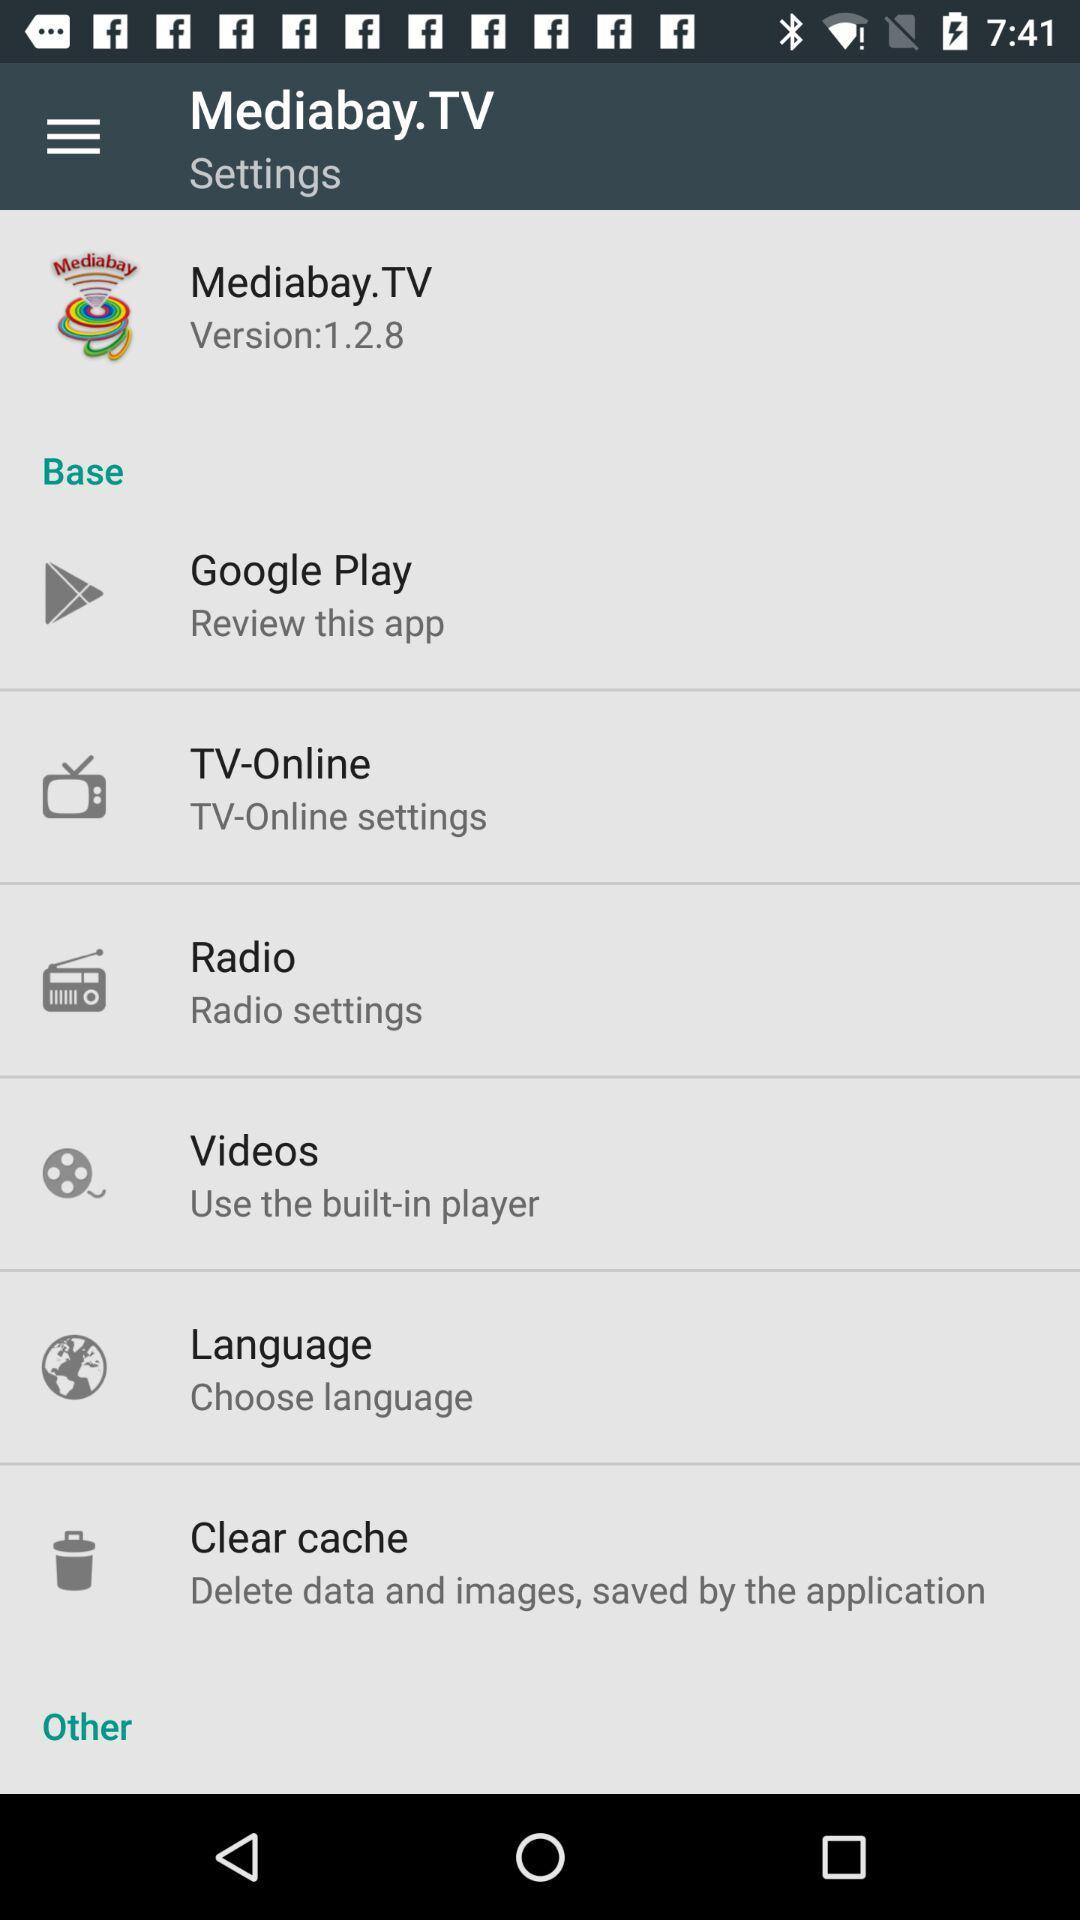 The width and height of the screenshot is (1080, 1920). What do you see at coordinates (306, 1008) in the screenshot?
I see `the icon above videos icon` at bounding box center [306, 1008].